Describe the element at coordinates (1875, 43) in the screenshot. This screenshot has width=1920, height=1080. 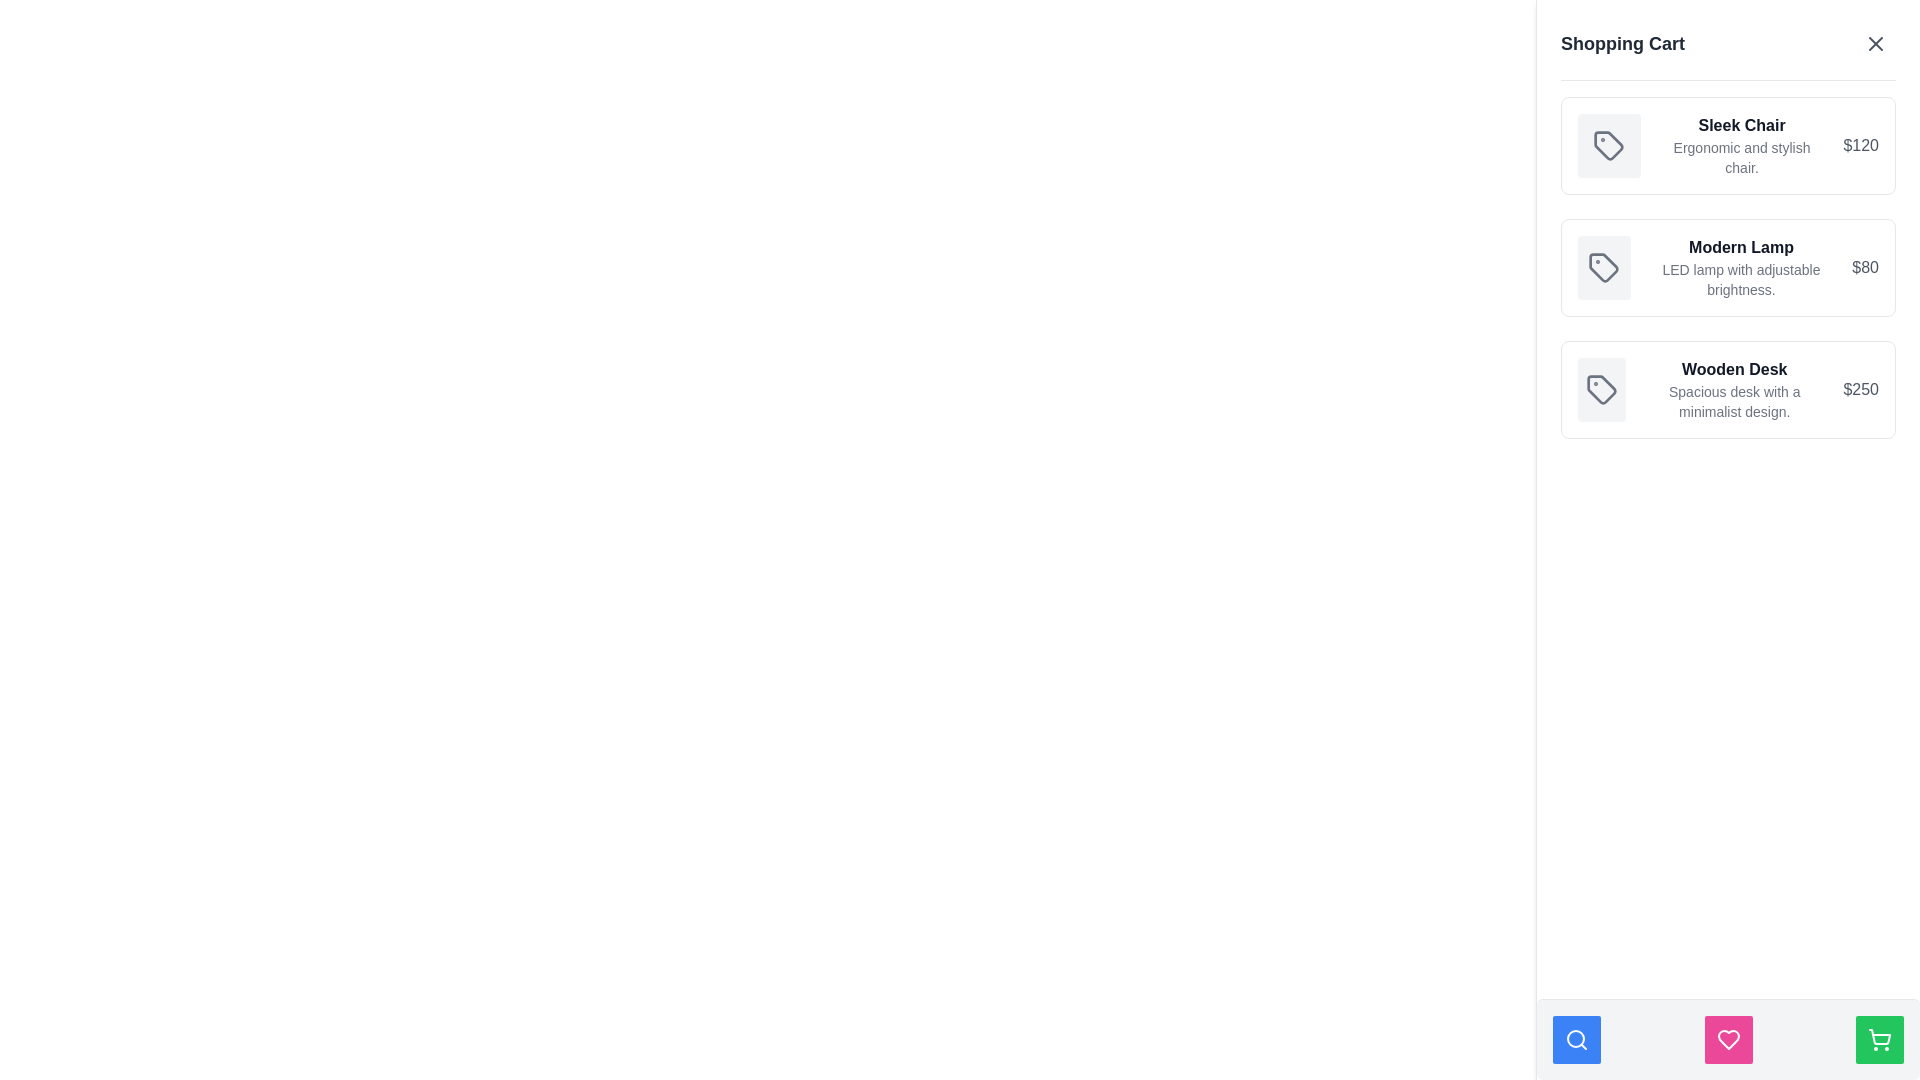
I see `the closure icon button located at the top-right of the shopping cart header to hide or close the cart interface` at that location.